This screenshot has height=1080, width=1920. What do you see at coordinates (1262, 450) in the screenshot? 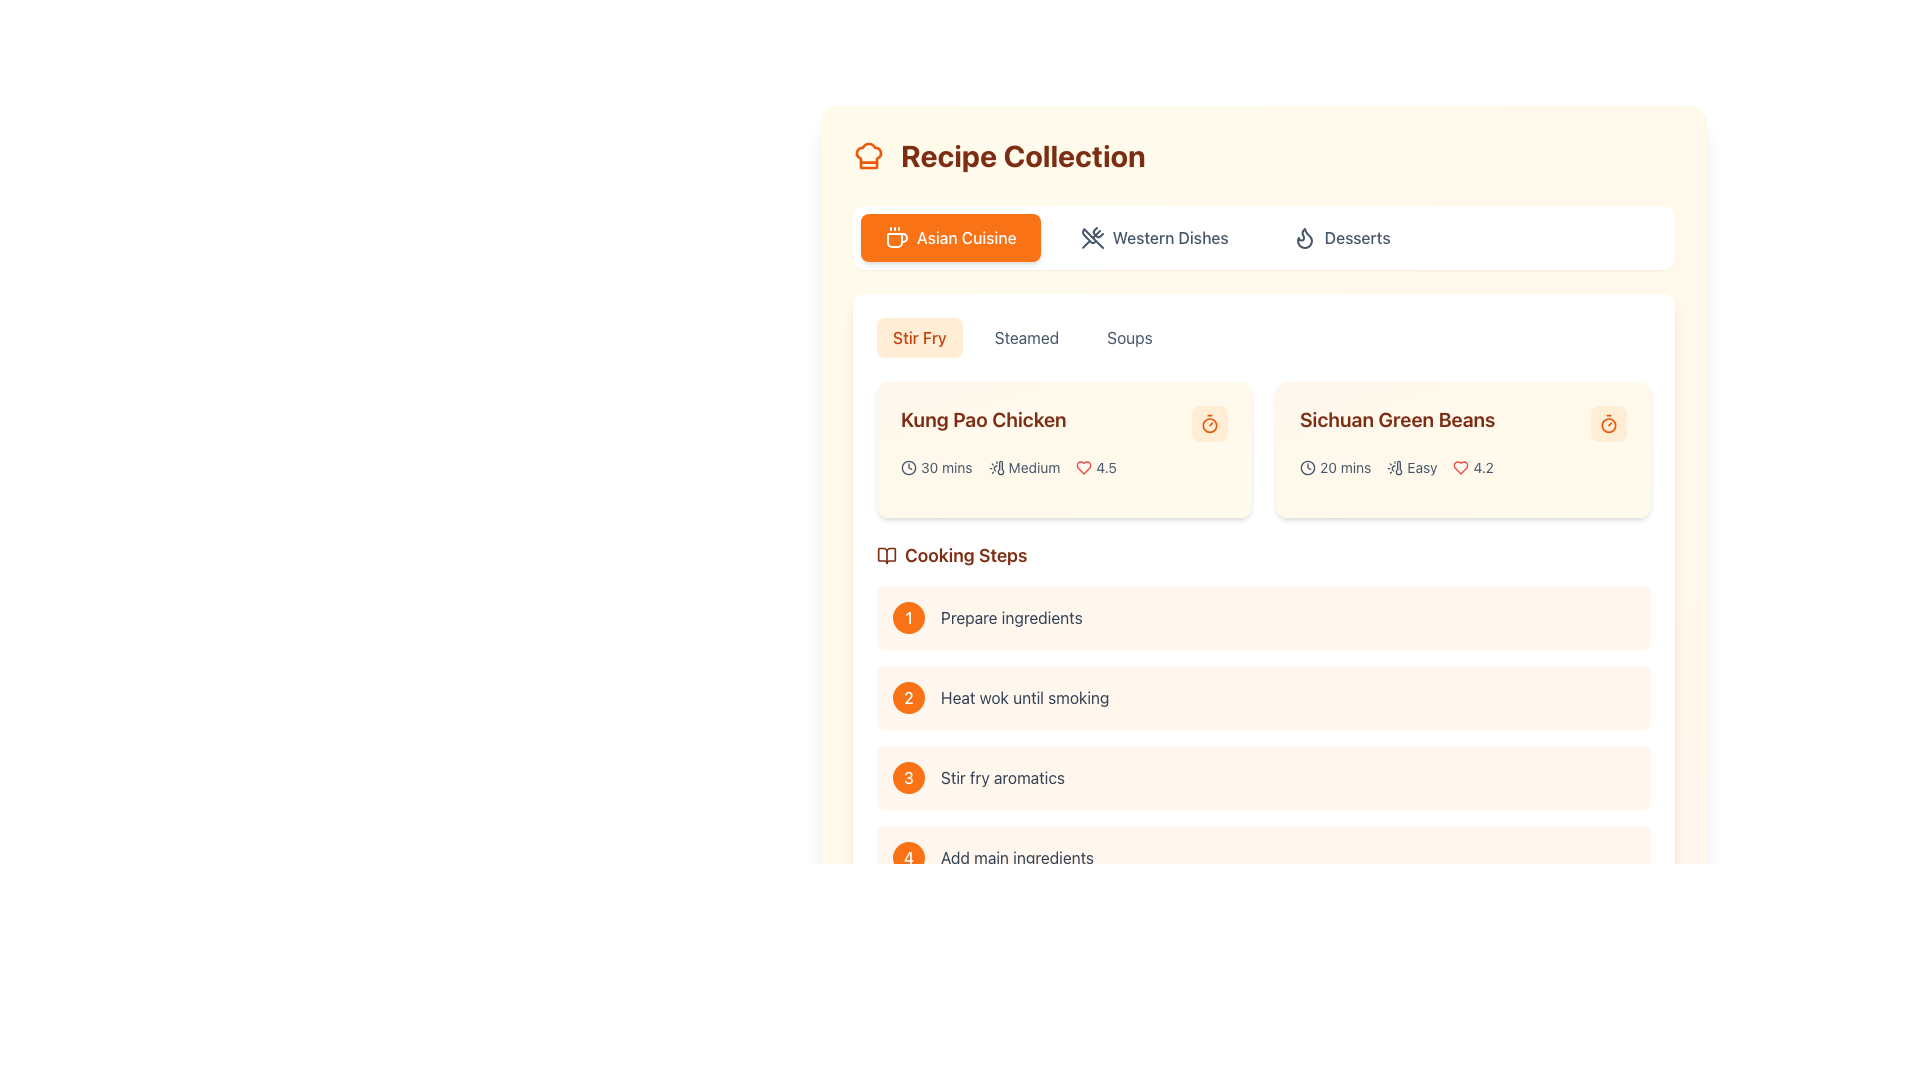
I see `the interactive recipe cards grid layout` at bounding box center [1262, 450].